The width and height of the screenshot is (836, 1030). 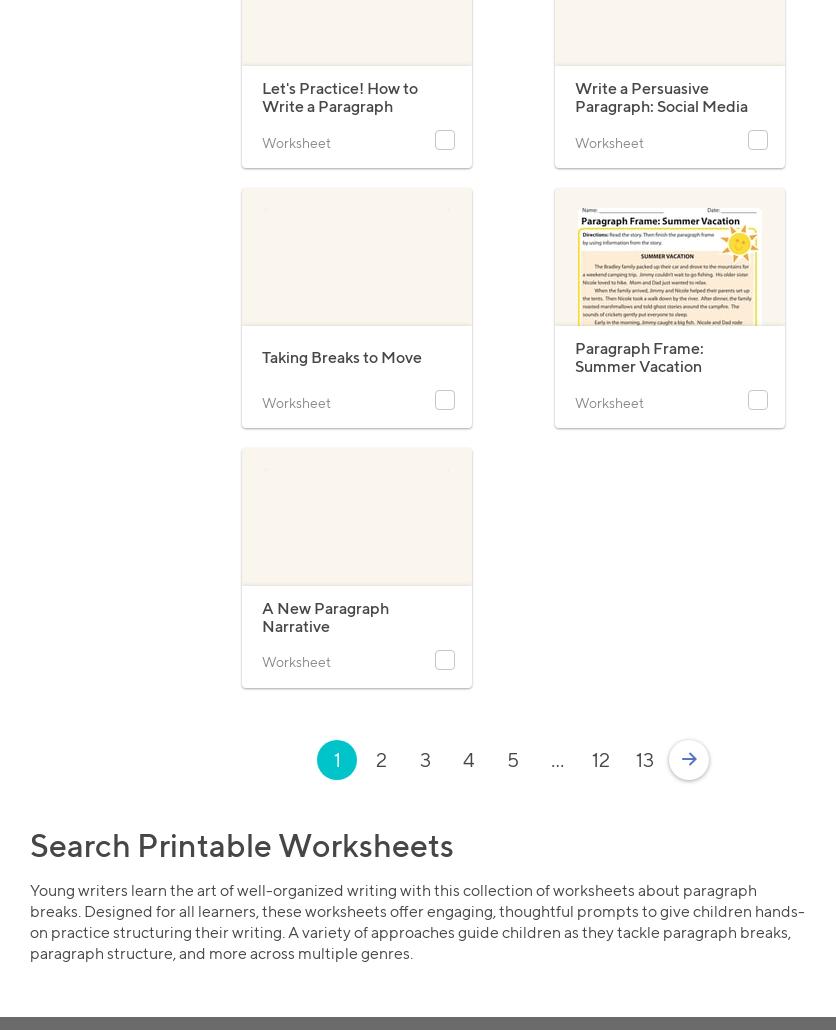 I want to click on '4', so click(x=468, y=759).